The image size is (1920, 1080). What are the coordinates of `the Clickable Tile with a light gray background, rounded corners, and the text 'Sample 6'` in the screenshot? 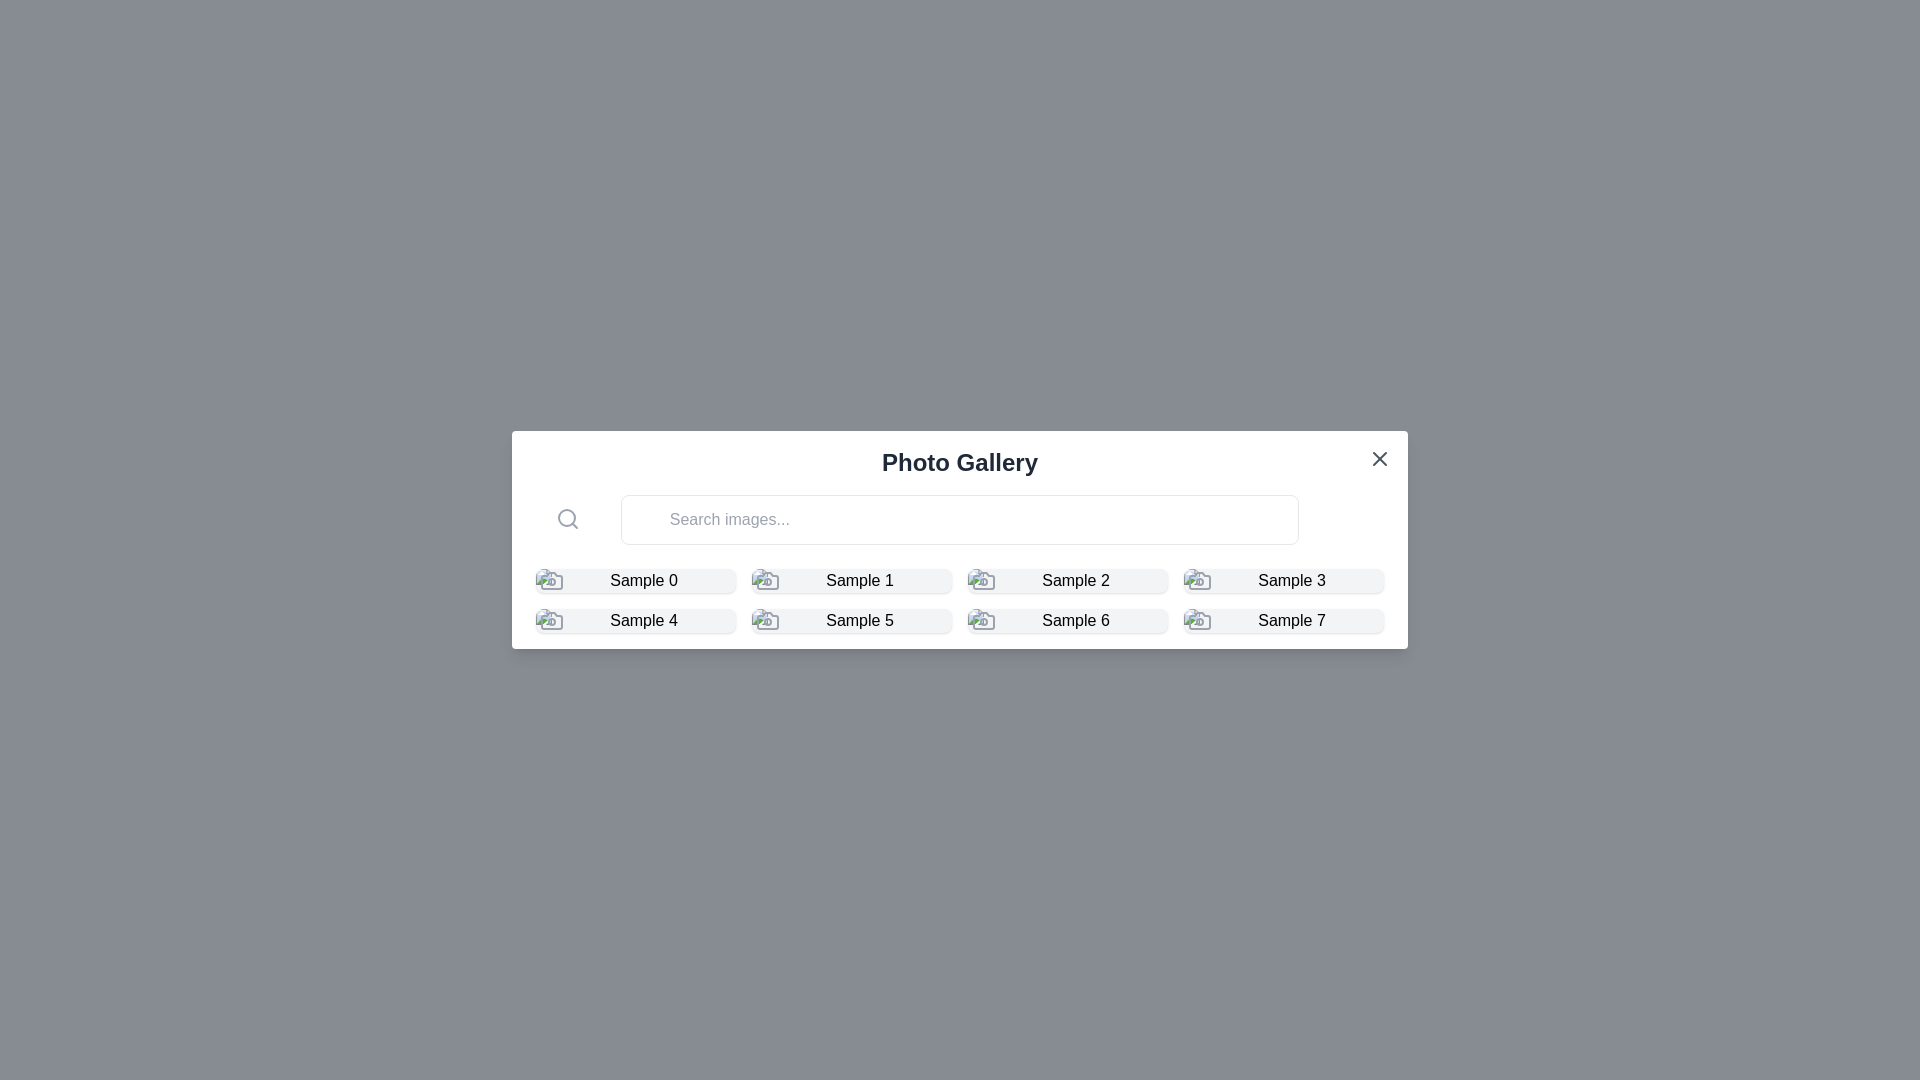 It's located at (1067, 620).